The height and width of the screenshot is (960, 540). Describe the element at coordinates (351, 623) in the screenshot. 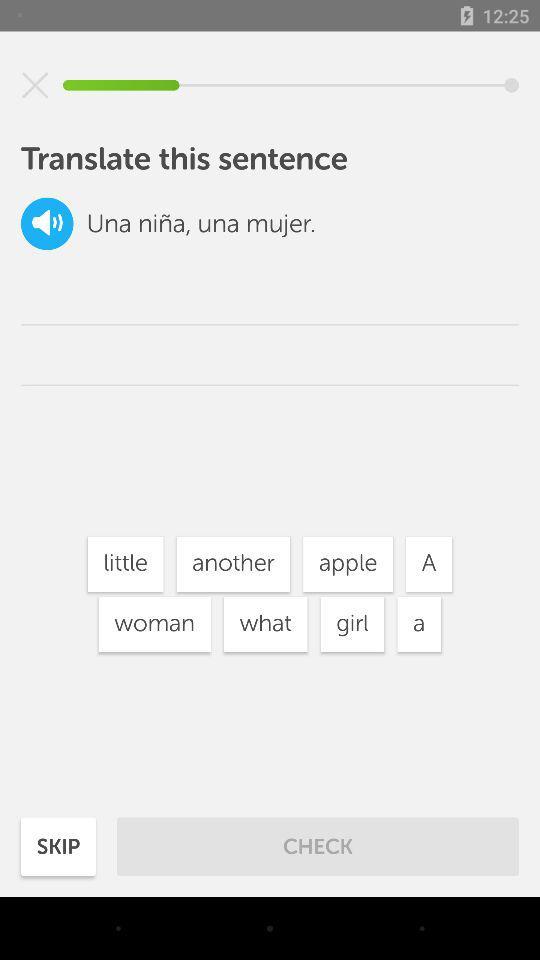

I see `the girl` at that location.